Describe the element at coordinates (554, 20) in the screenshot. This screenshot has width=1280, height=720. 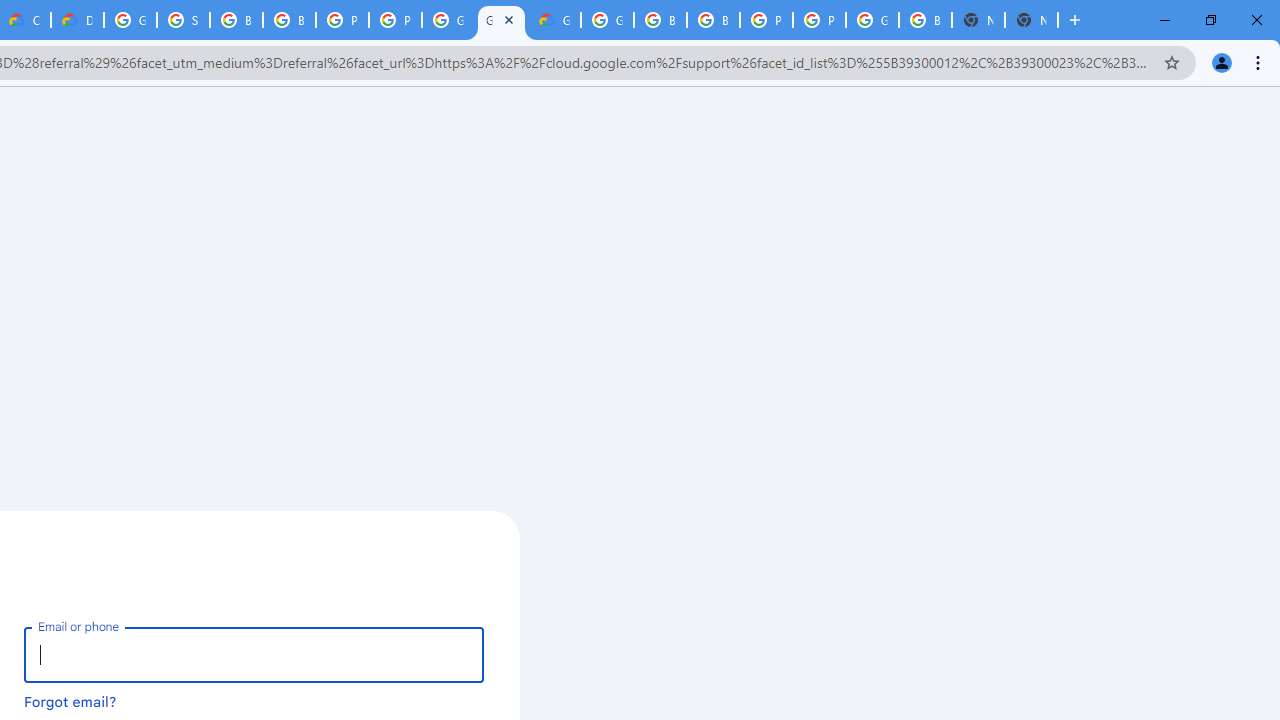
I see `'Google Cloud Estimate Summary'` at that location.